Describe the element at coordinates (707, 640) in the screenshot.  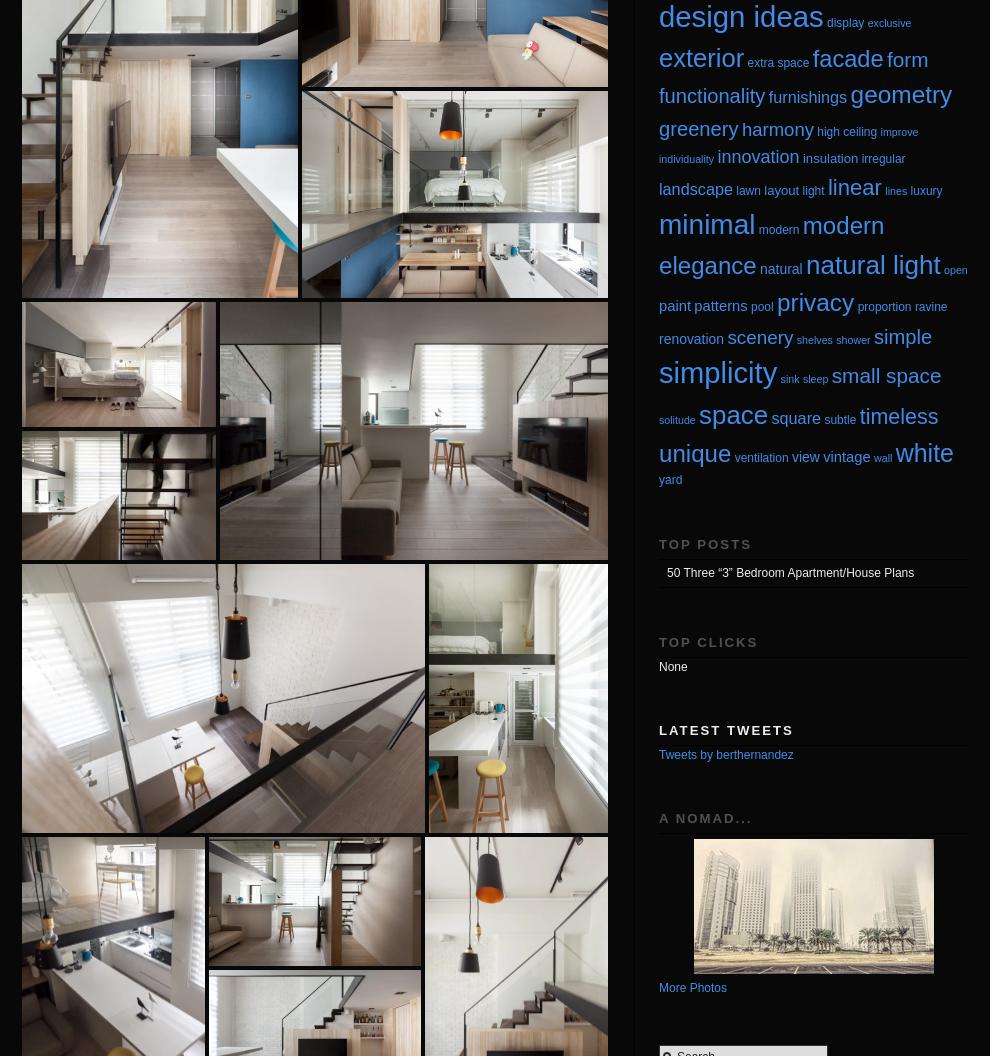
I see `'Top Clicks'` at that location.